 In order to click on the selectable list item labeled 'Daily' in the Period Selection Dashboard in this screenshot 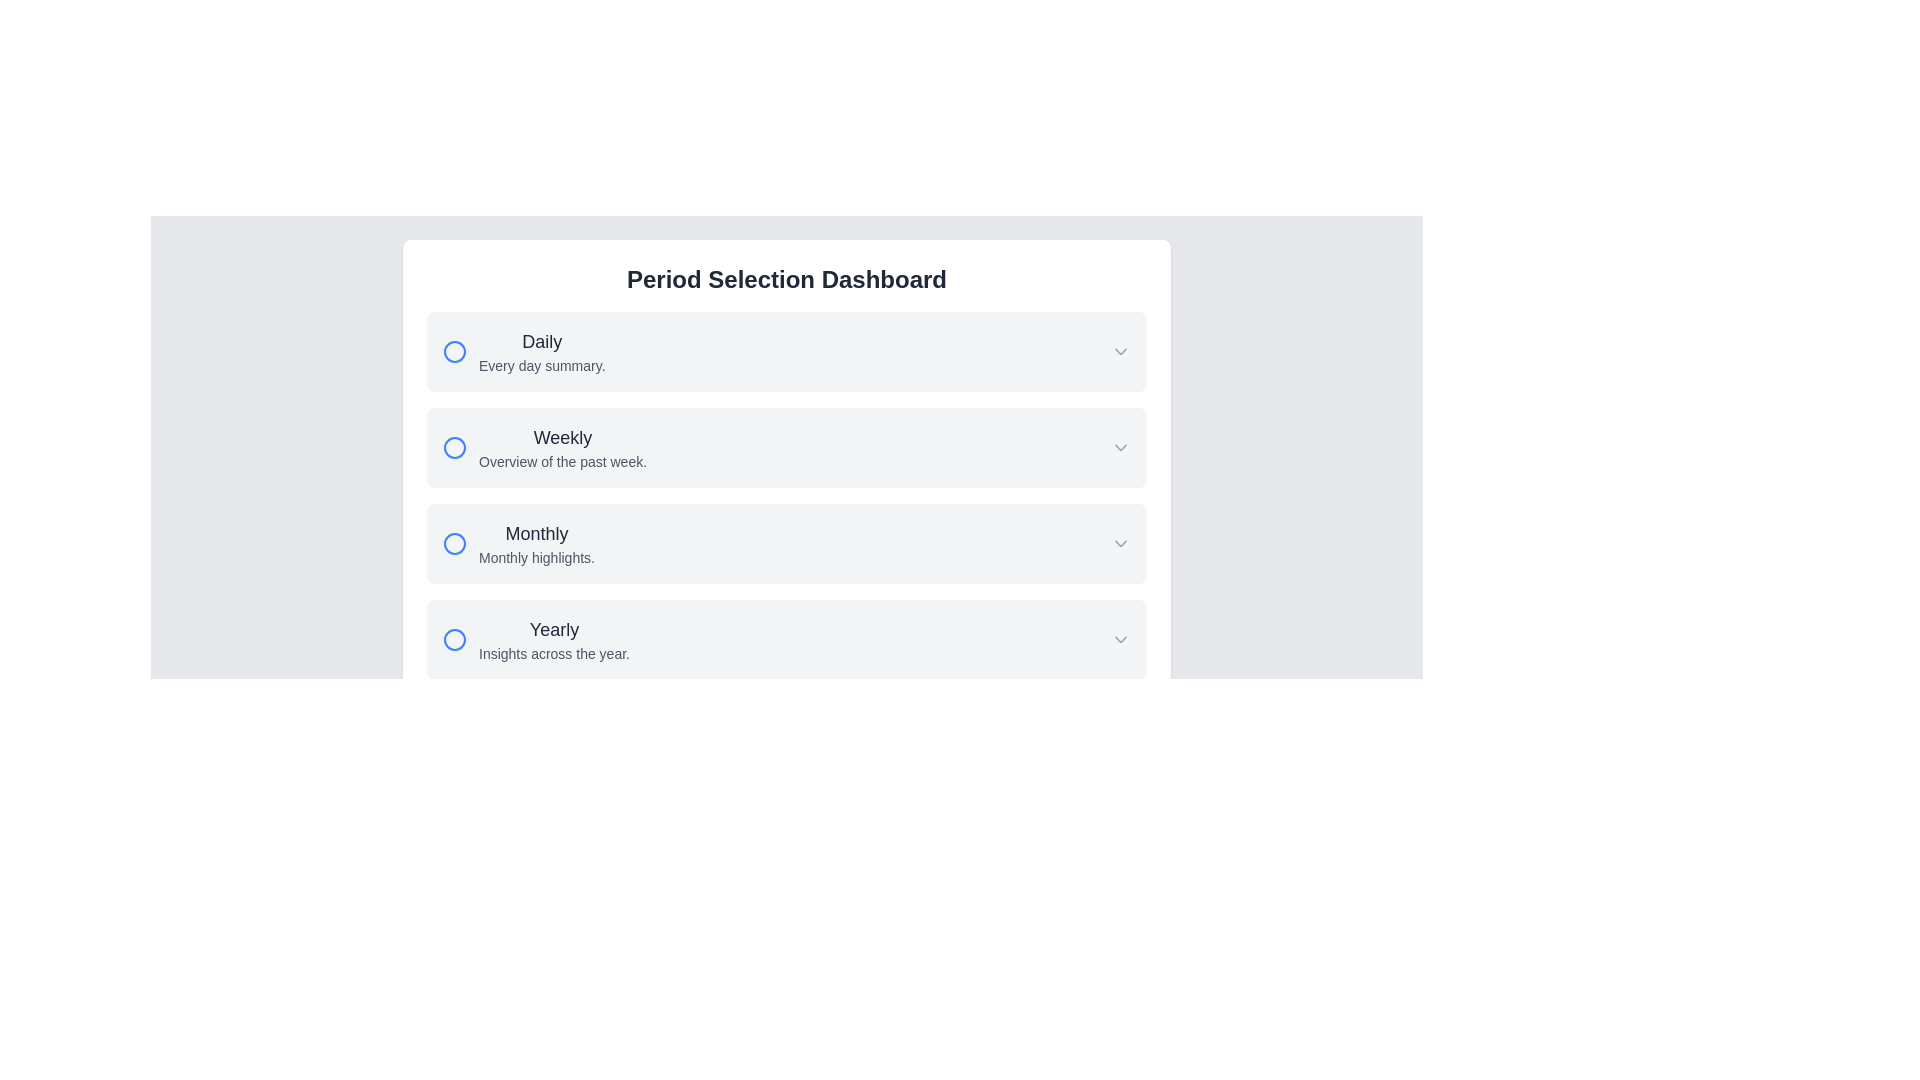, I will do `click(786, 350)`.